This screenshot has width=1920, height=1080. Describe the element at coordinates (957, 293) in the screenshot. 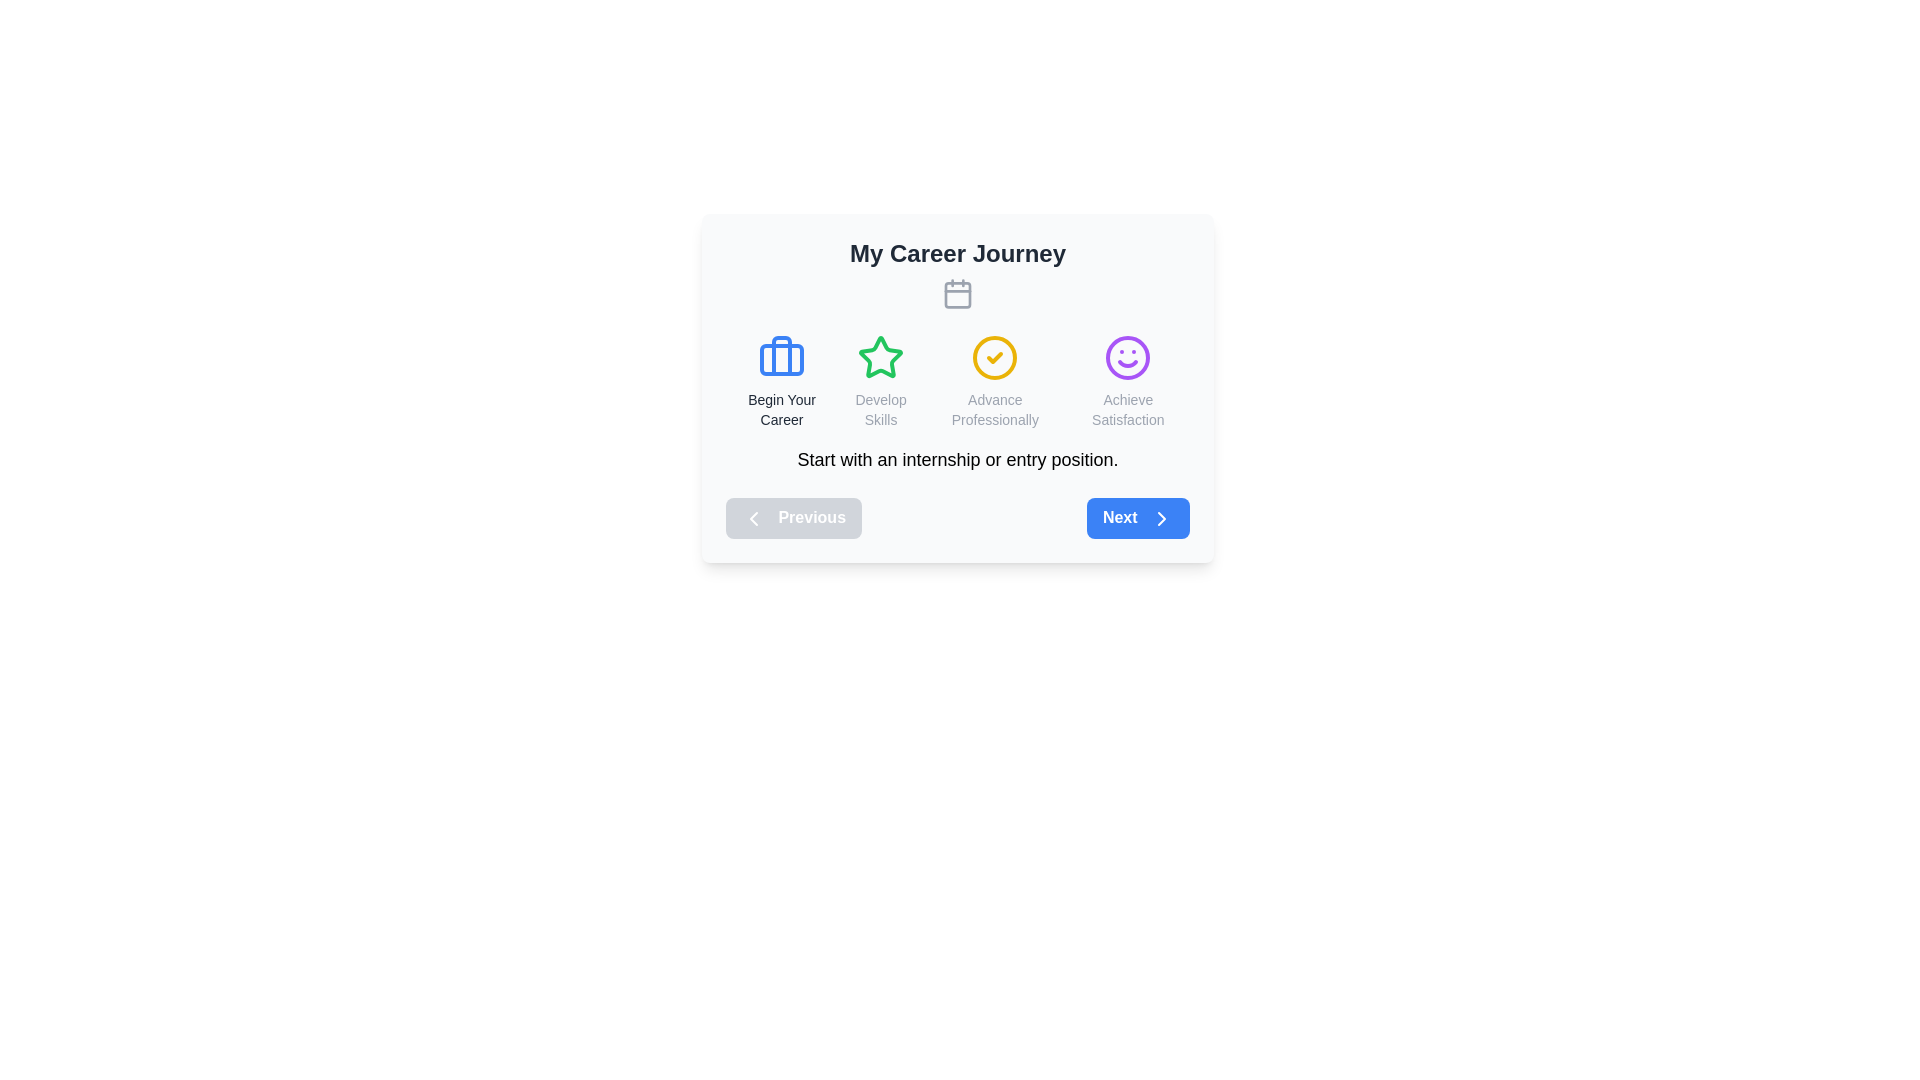

I see `the calendar icon with a gray outline, located below 'My Career Journey' and above the text buttons, which is the second icon from the left in a sequence of career stage icons` at that location.